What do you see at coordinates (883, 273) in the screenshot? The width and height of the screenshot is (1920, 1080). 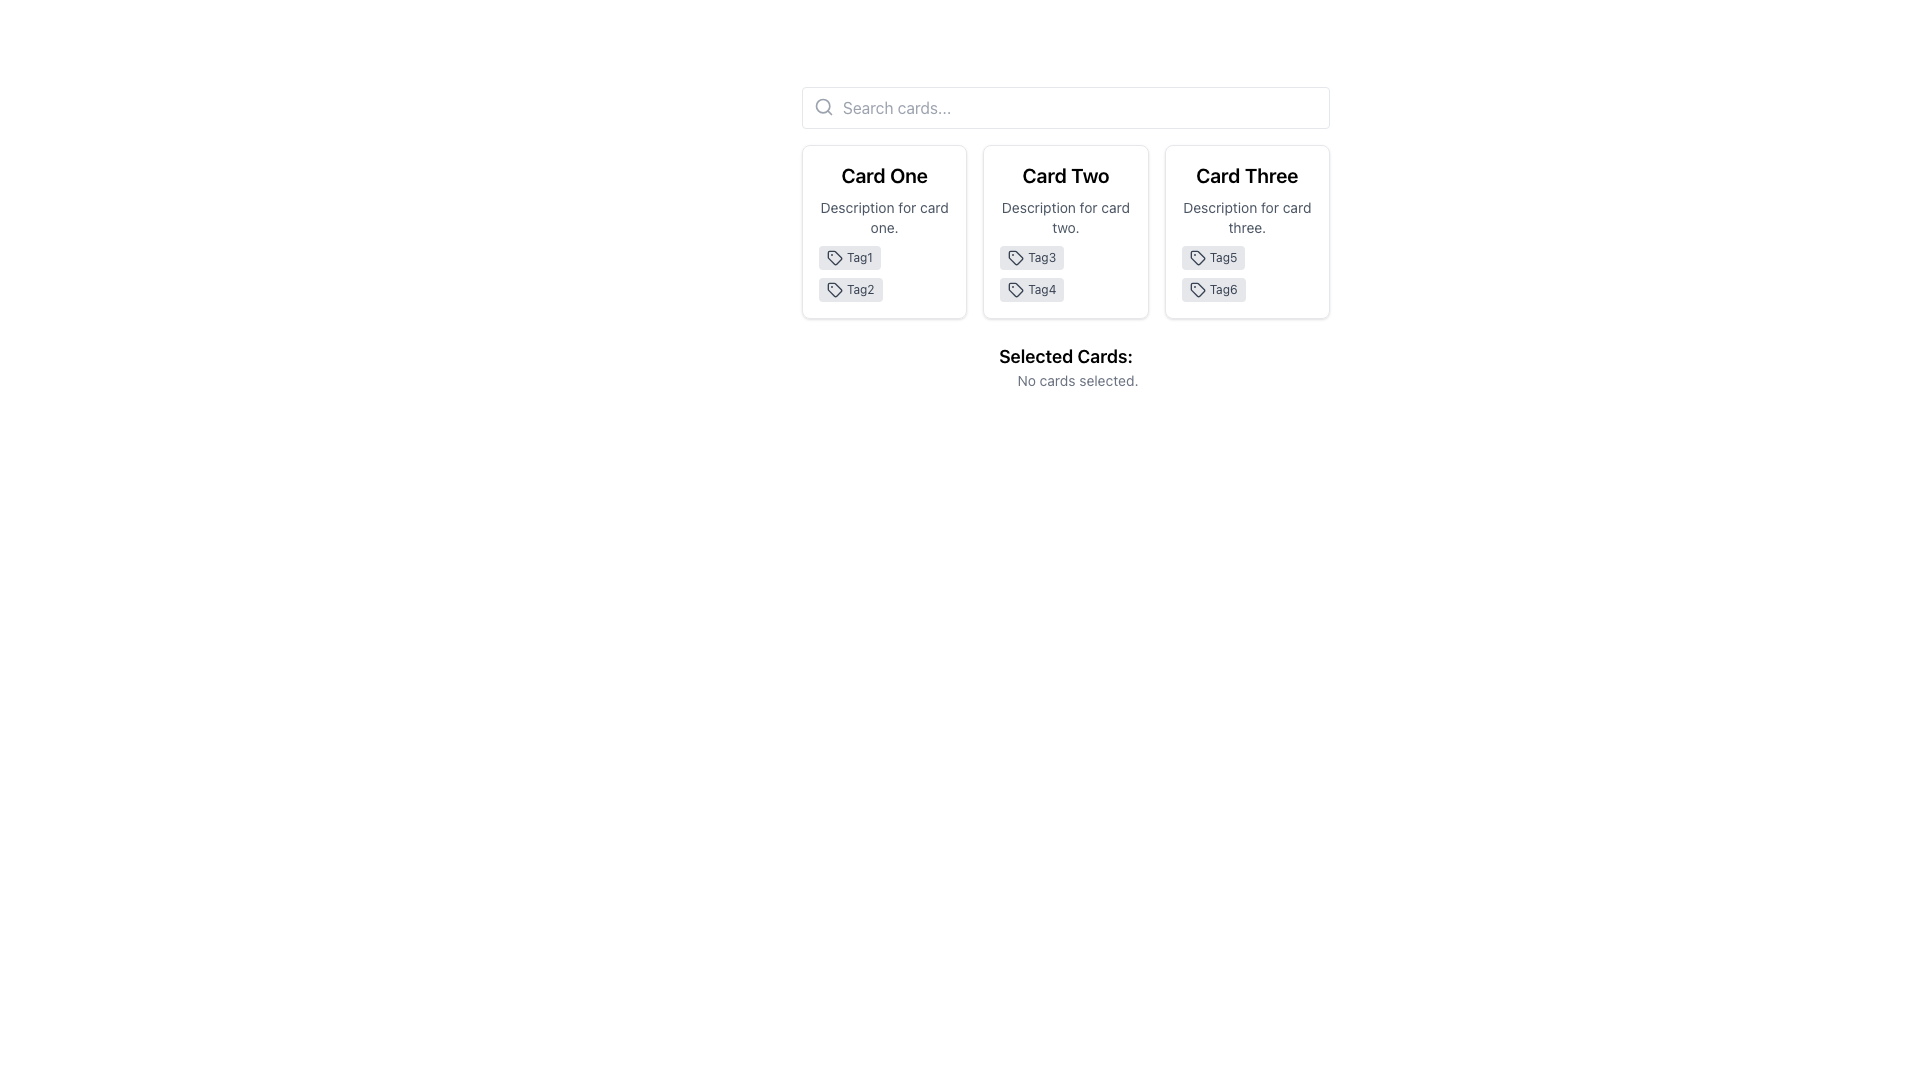 I see `the tags displayed at the bottom of 'Card One', which includes 'Tag1' and 'Tag2'` at bounding box center [883, 273].